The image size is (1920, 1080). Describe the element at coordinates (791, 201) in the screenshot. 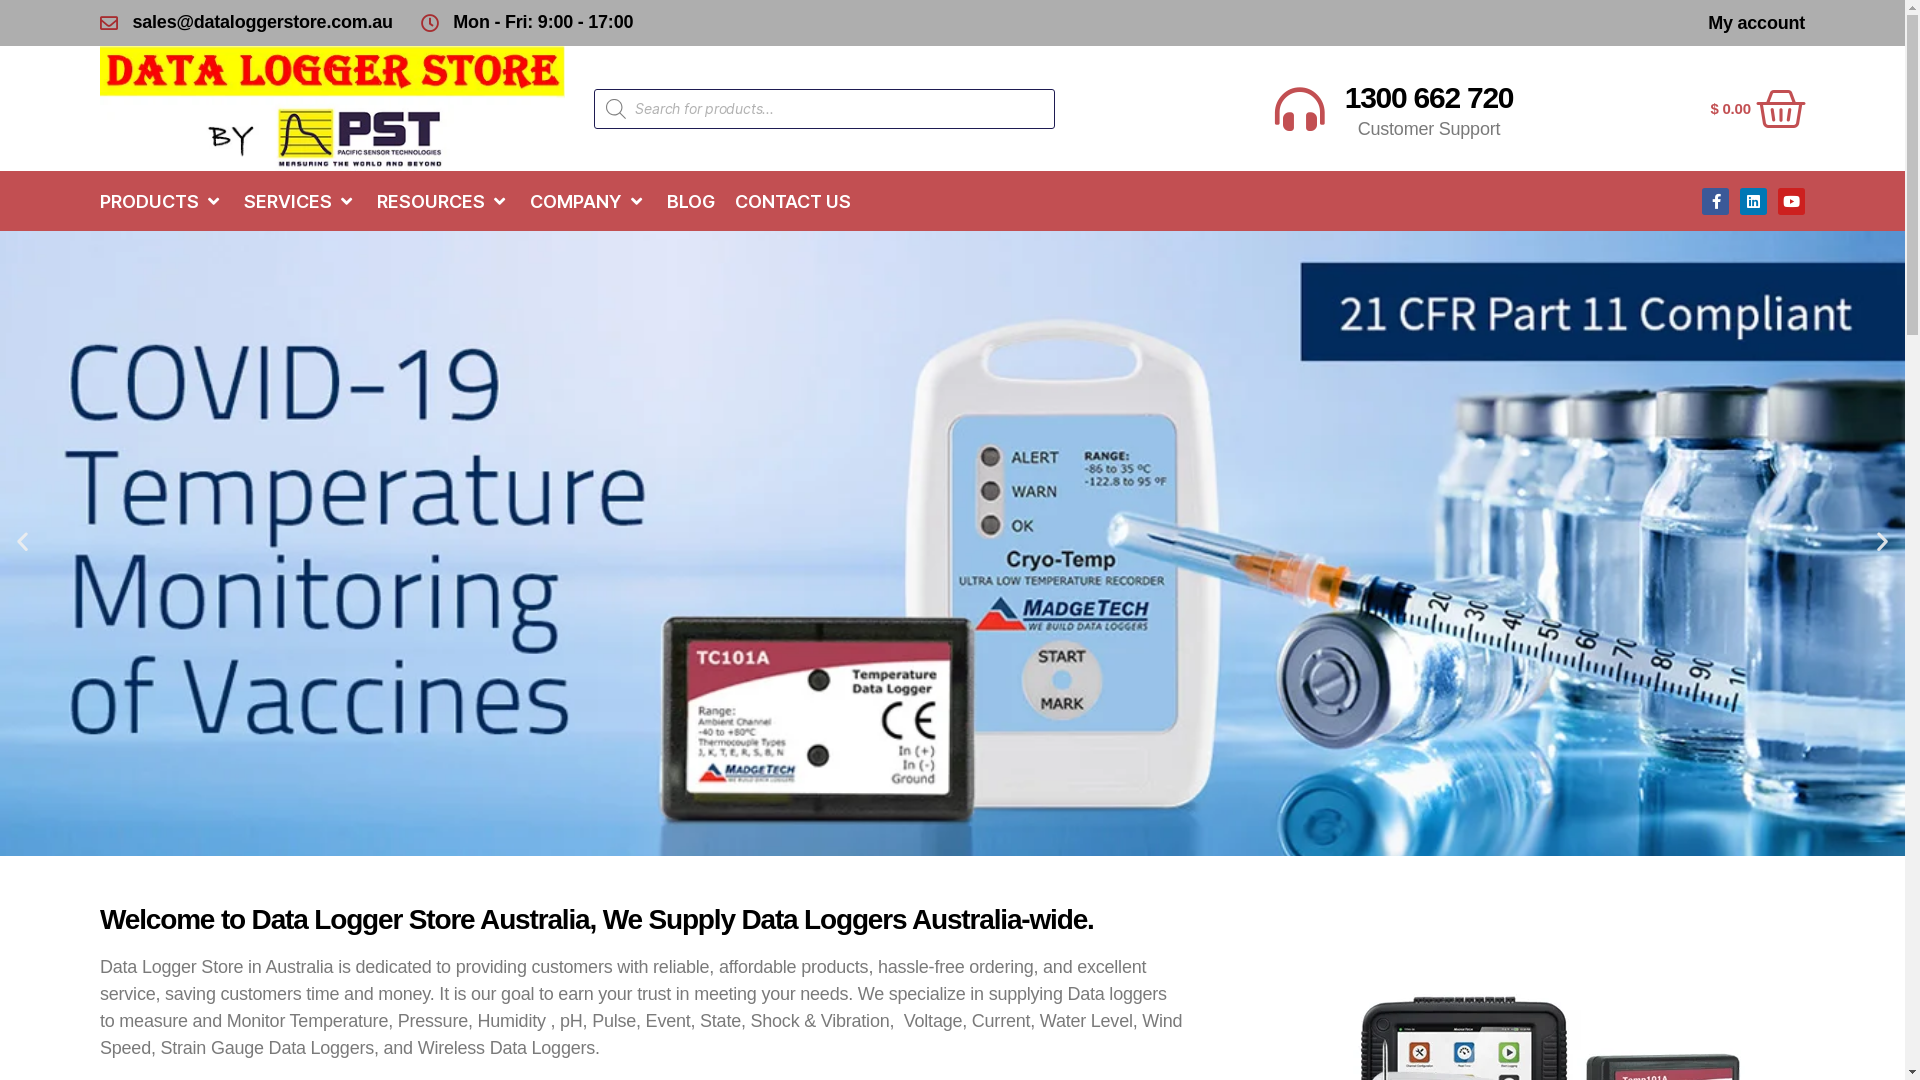

I see `'CONTACT US'` at that location.